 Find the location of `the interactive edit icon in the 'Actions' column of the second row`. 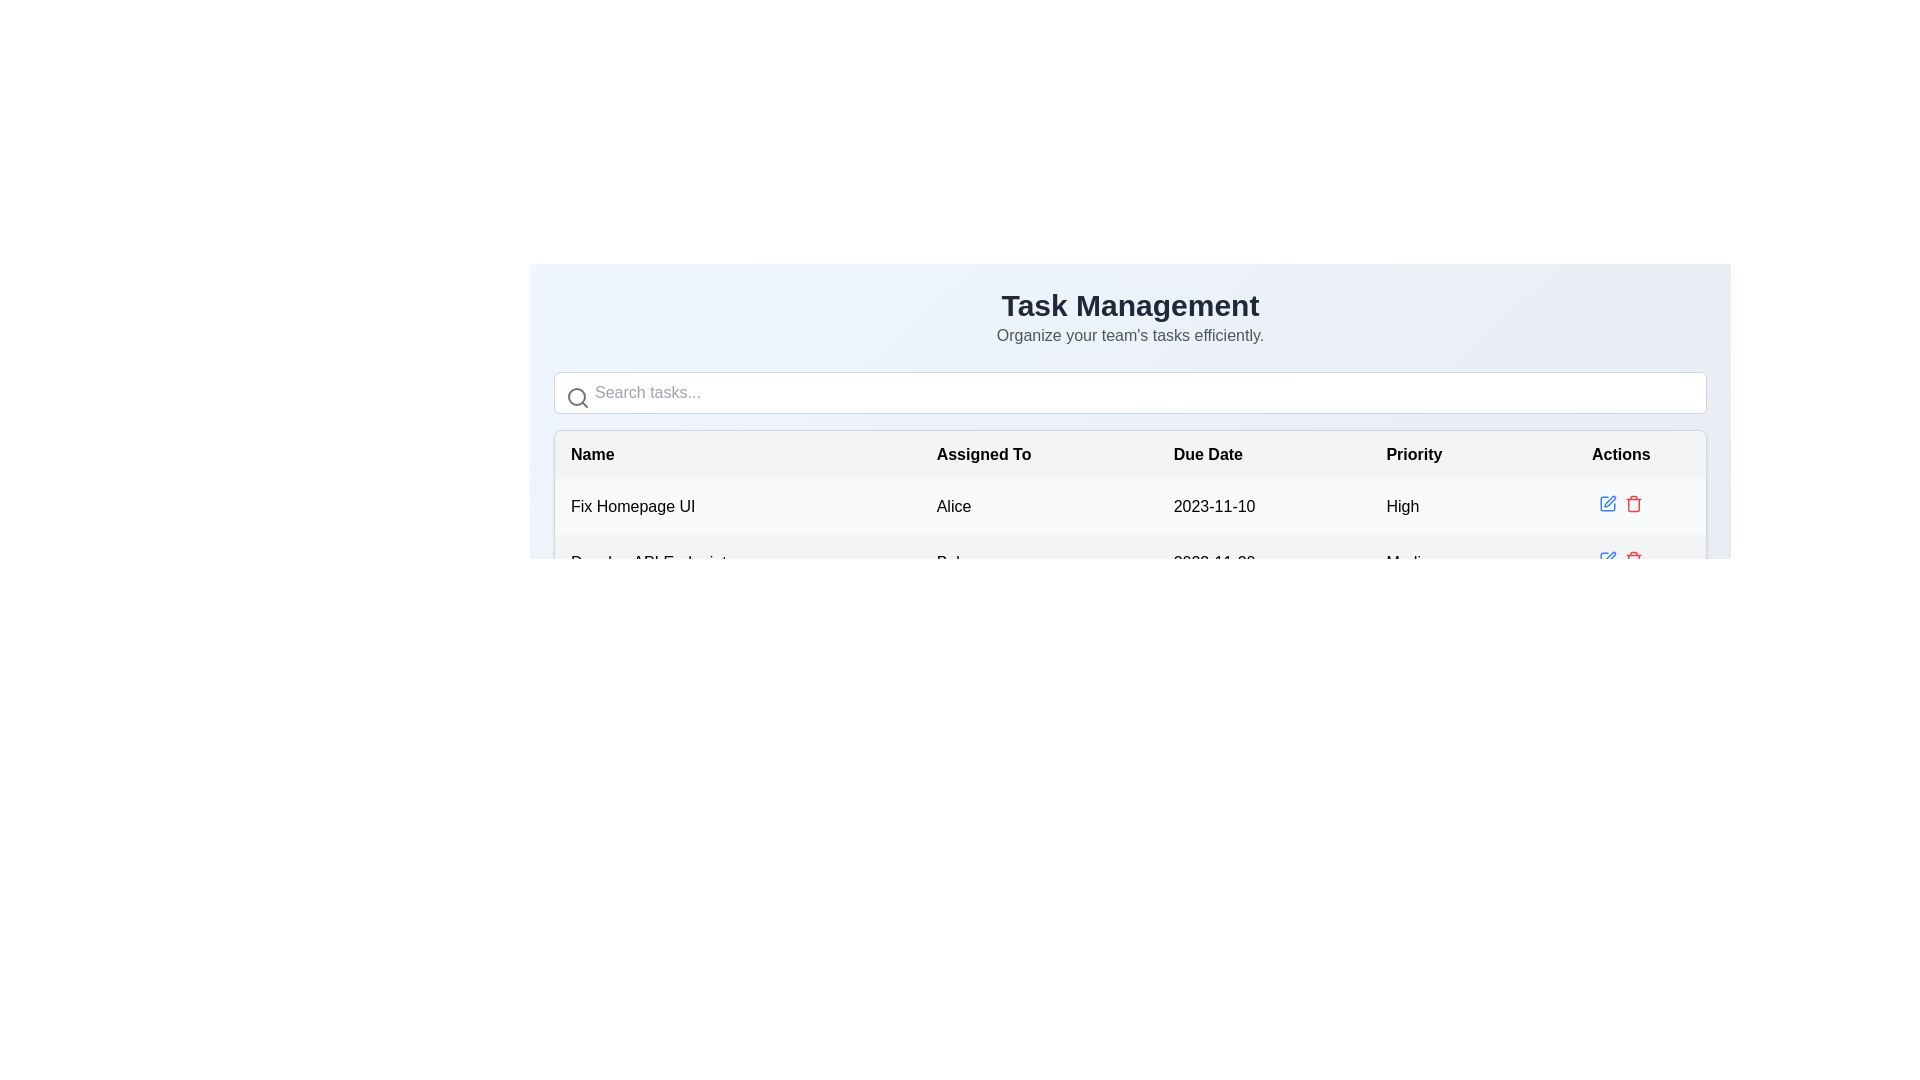

the interactive edit icon in the 'Actions' column of the second row is located at coordinates (1608, 559).